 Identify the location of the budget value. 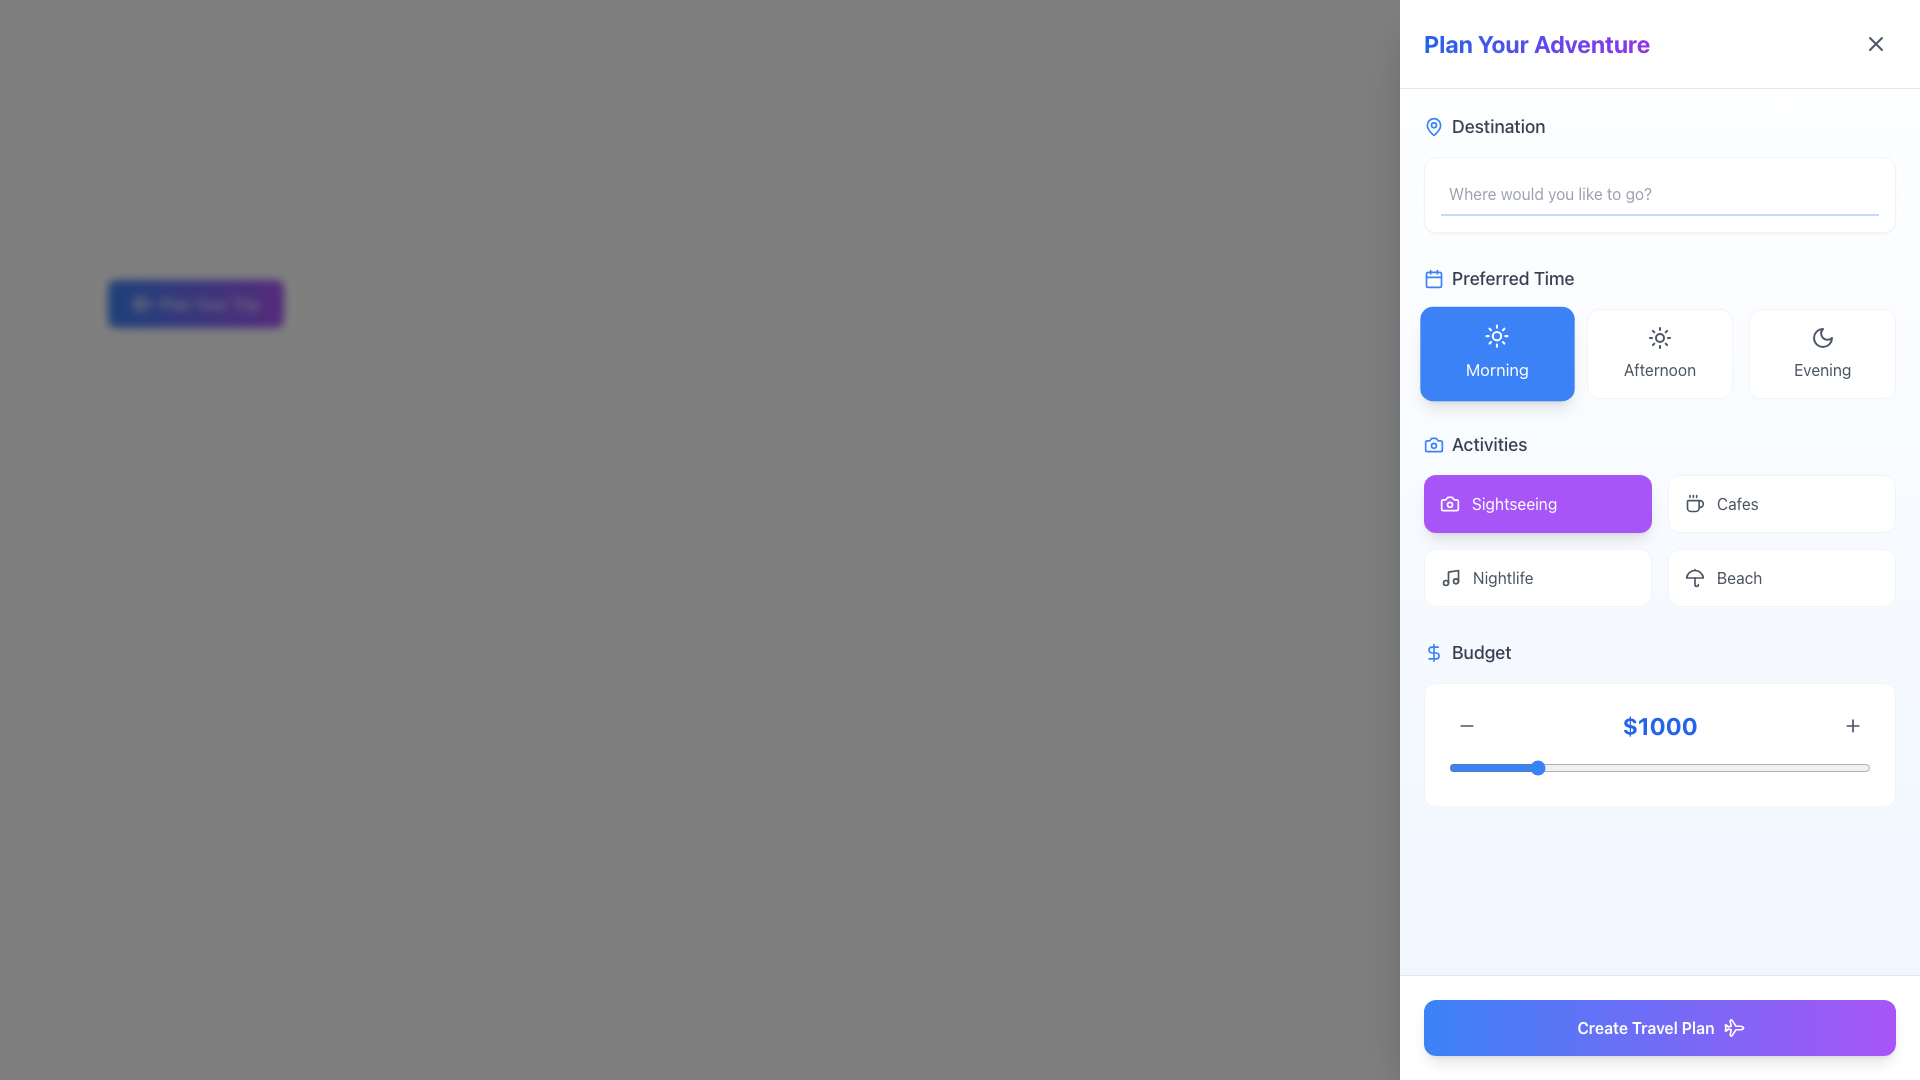
(1662, 766).